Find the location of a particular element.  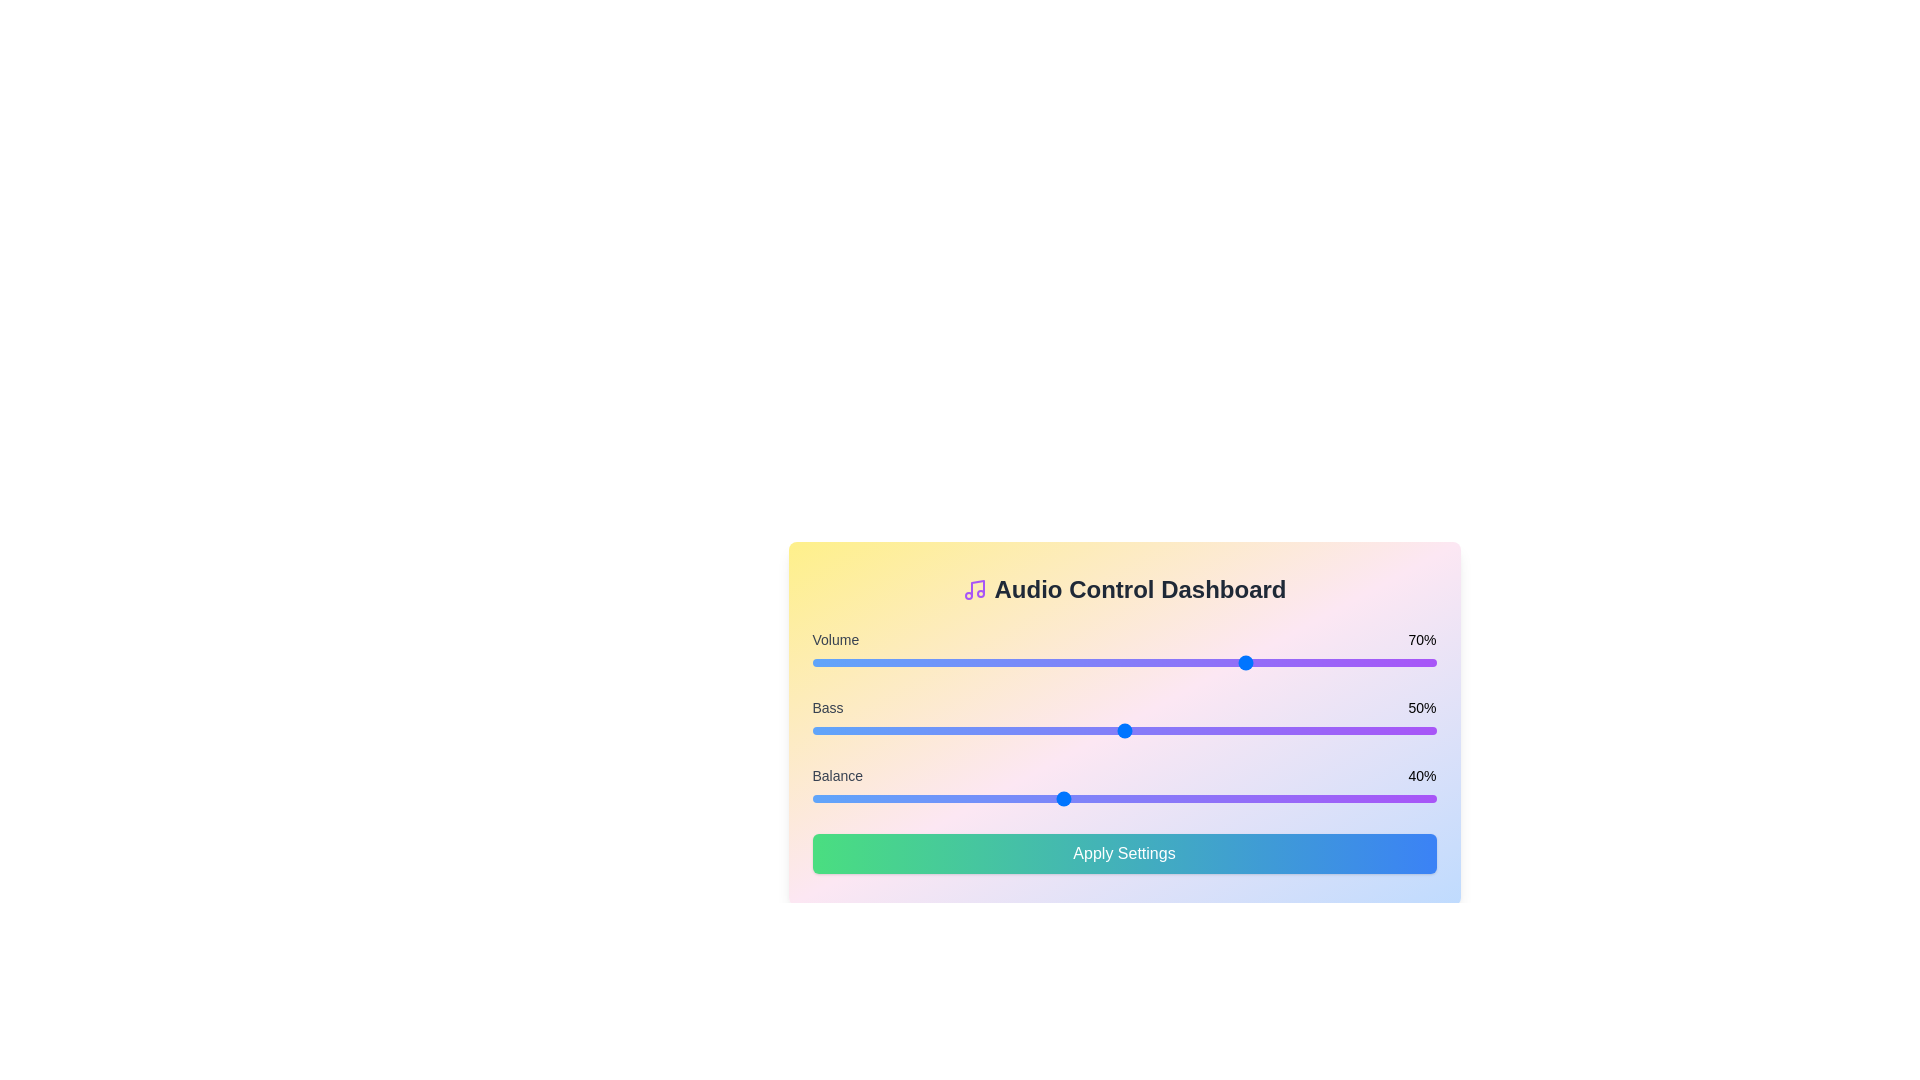

bass is located at coordinates (856, 731).